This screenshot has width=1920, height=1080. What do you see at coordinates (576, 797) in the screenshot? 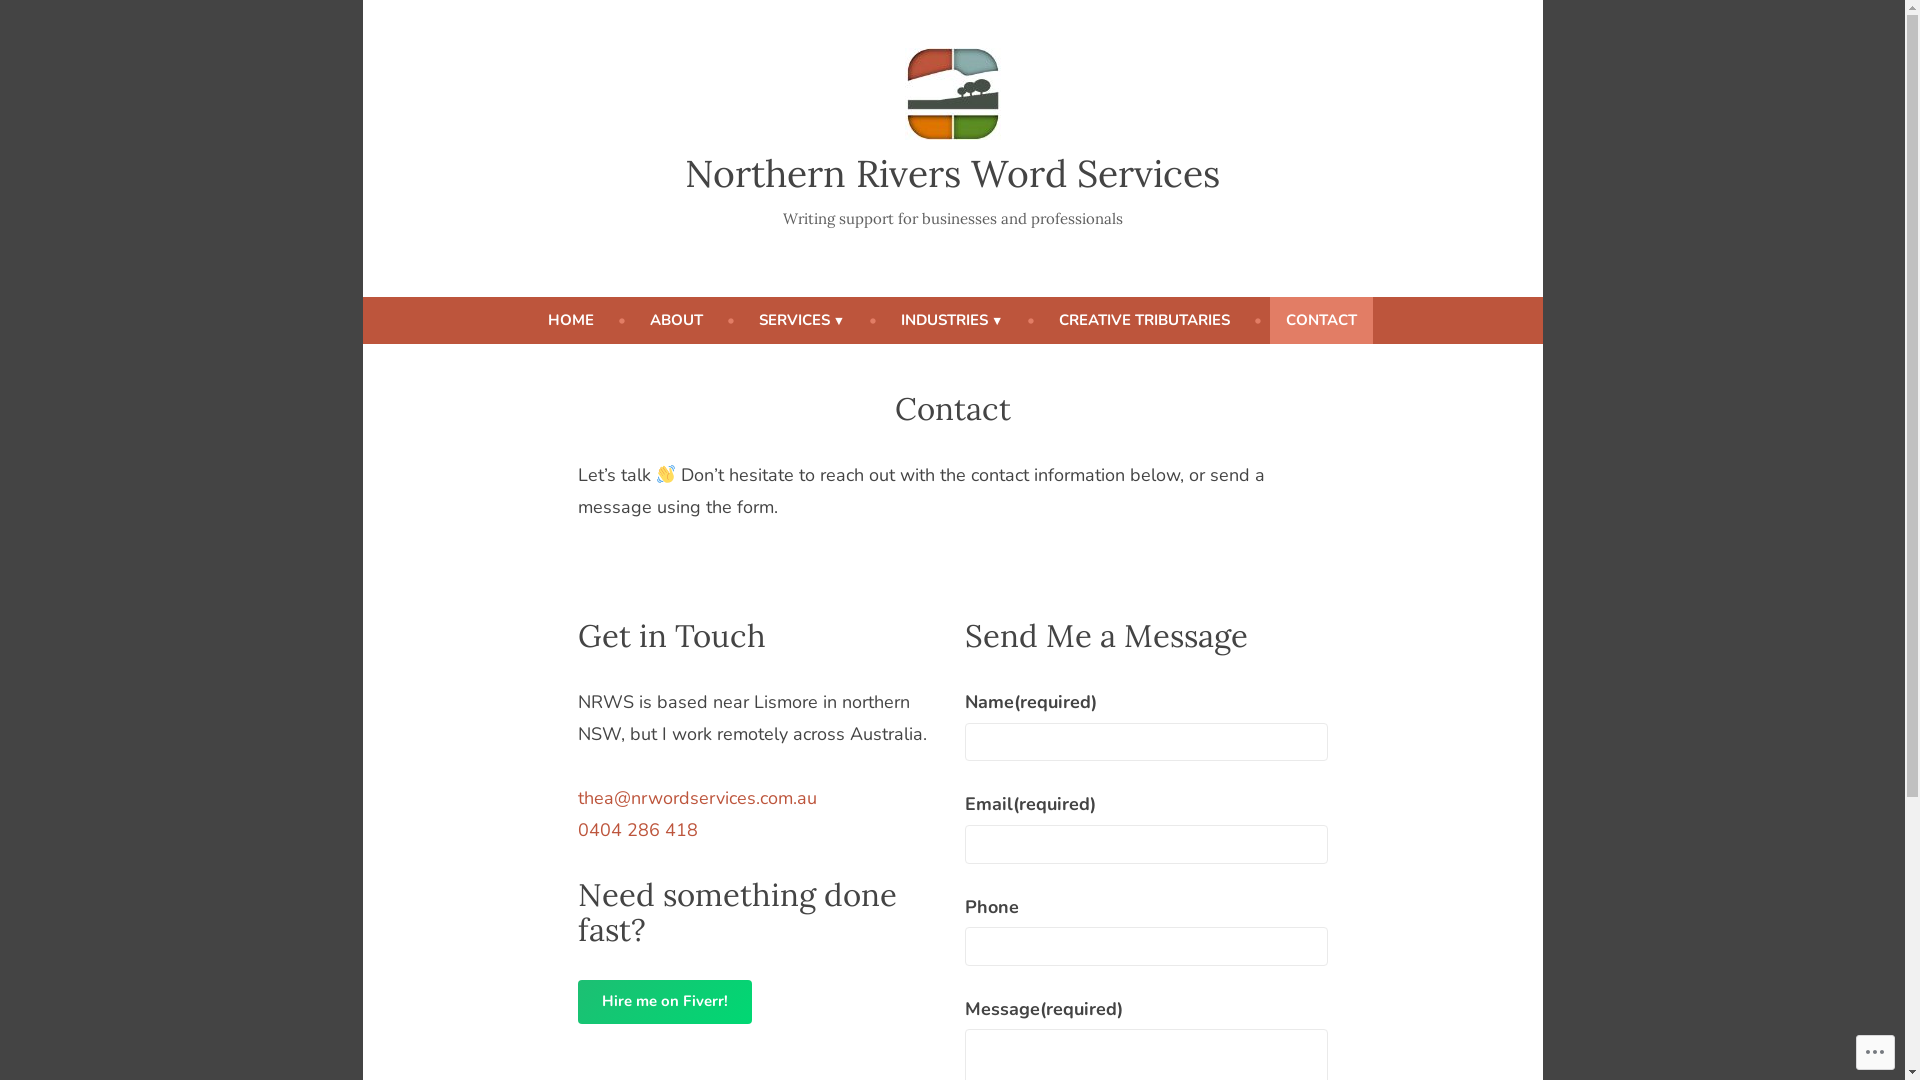
I see `'thea@nrwordservices.com.au'` at bounding box center [576, 797].